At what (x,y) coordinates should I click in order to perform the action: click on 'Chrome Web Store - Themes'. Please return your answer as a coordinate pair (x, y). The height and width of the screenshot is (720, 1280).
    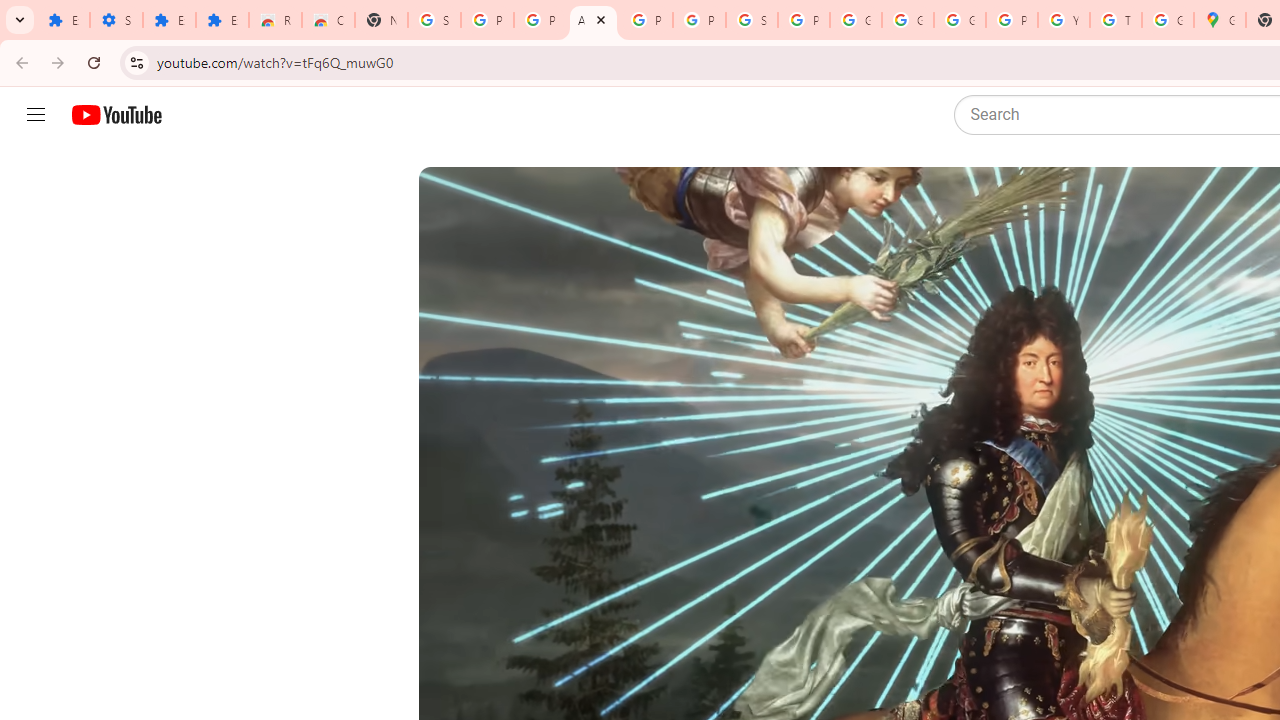
    Looking at the image, I should click on (328, 20).